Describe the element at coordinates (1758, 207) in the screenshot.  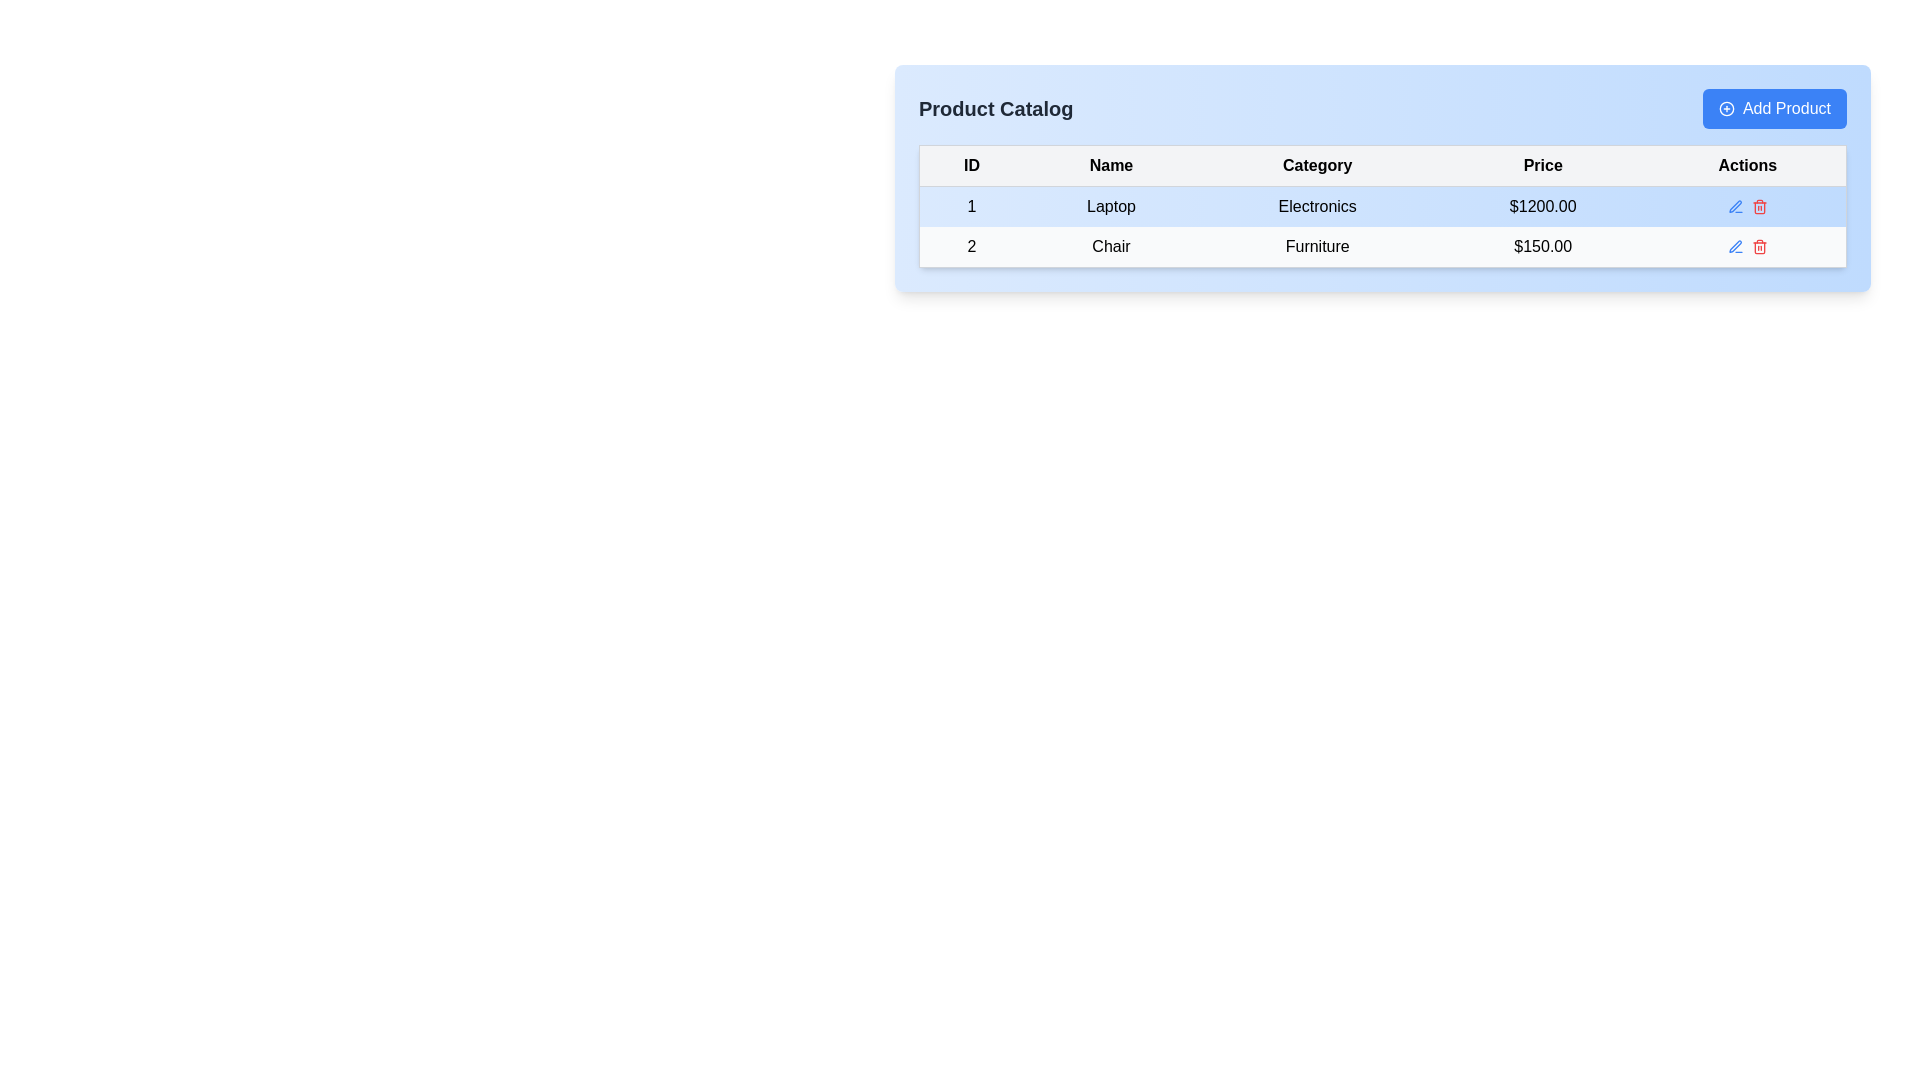
I see `the red trash bin icon in the 'Actions' column of the table for the item 'Laptop' priced at '$1200.00' using keyboard navigation` at that location.